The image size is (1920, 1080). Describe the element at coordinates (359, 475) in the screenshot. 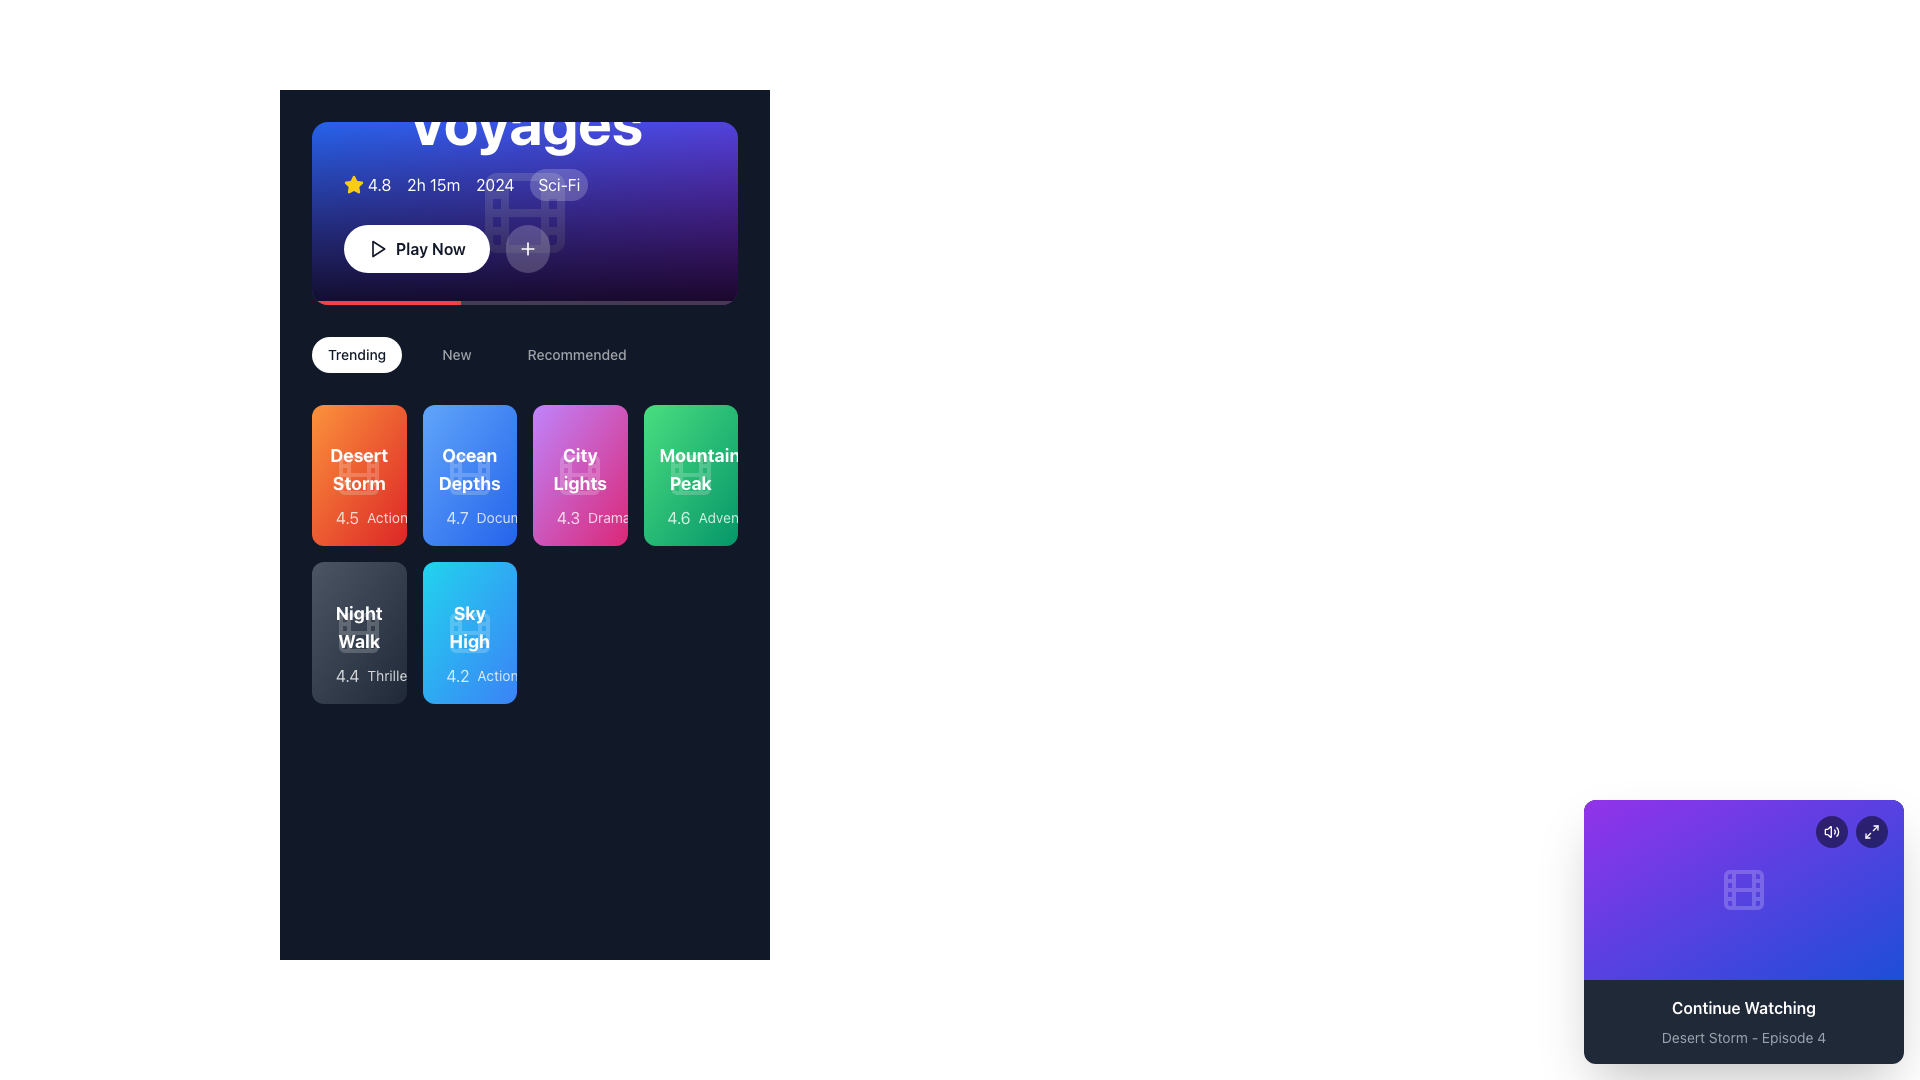

I see `the 'Desert Storm' movie card located in the first row and first column of the grid` at that location.